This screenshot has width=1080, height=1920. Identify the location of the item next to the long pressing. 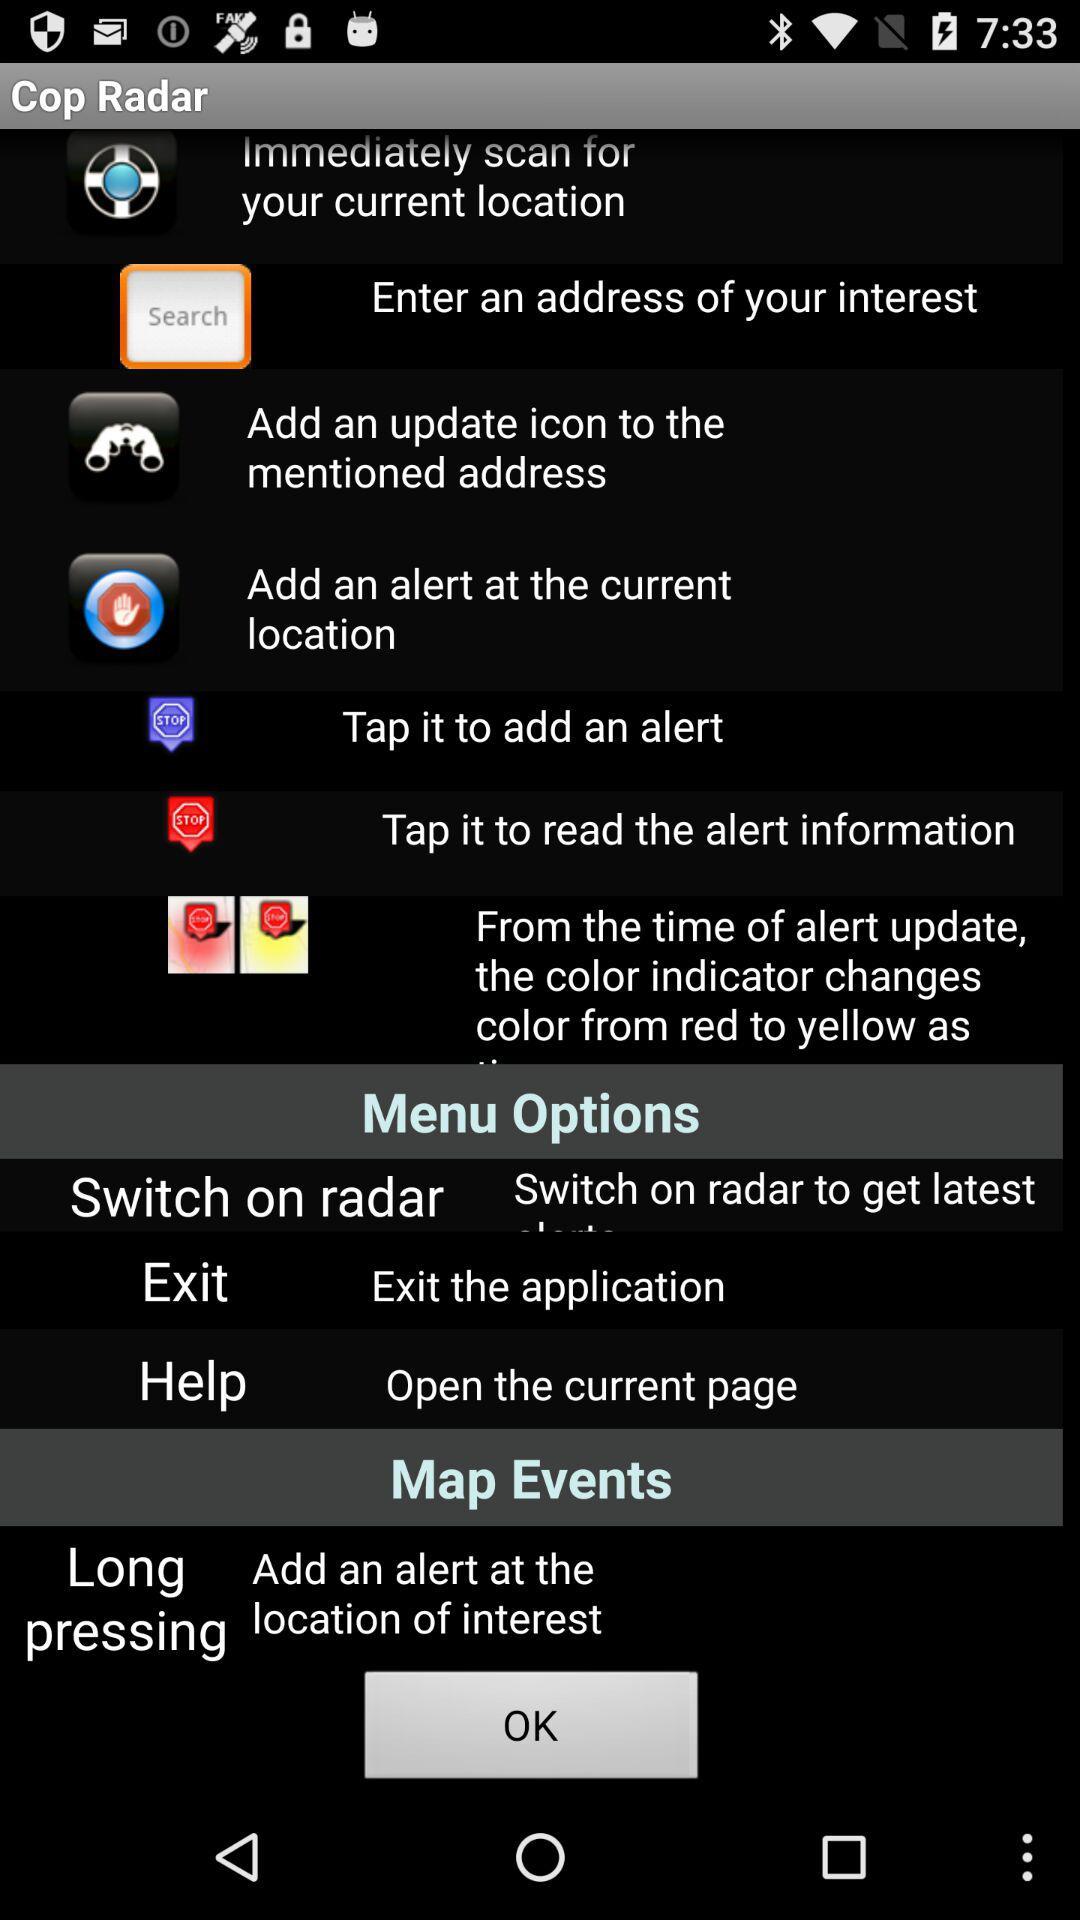
(530, 1730).